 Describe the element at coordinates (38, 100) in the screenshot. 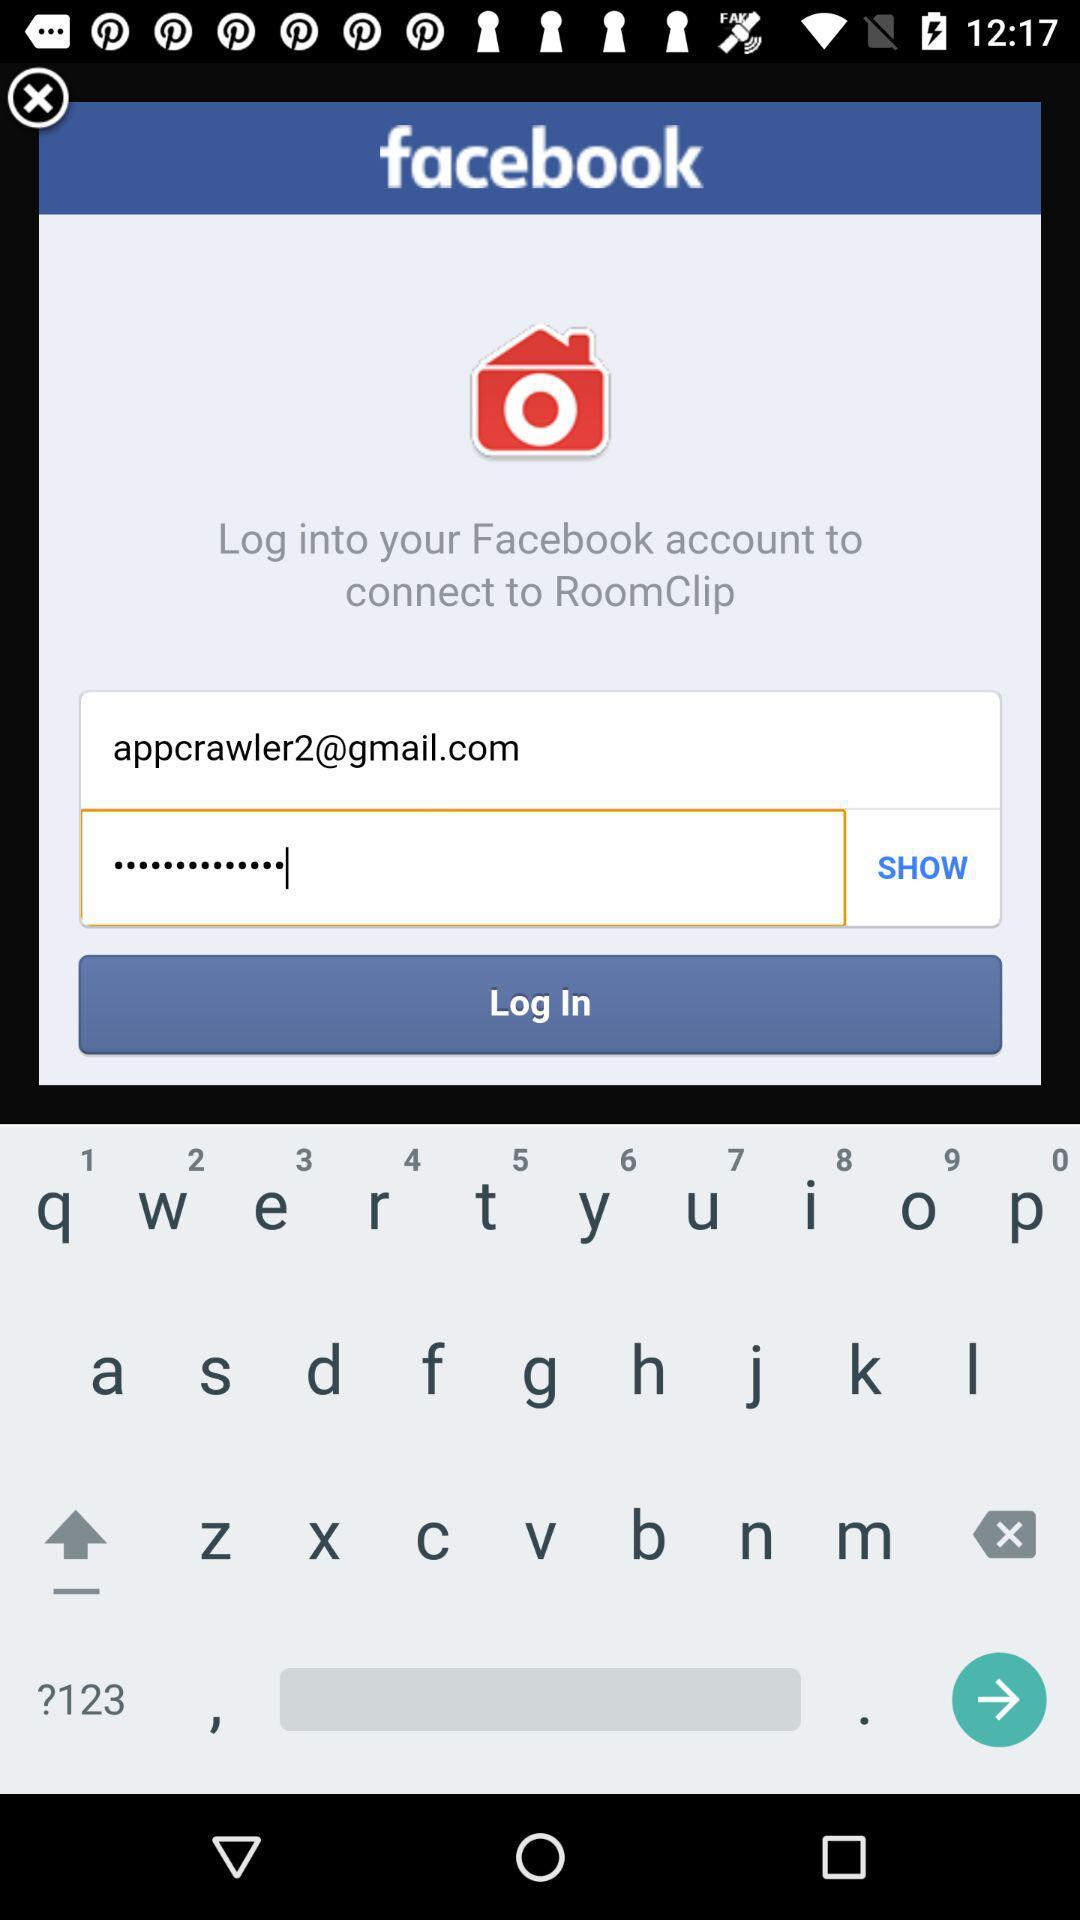

I see `post` at that location.